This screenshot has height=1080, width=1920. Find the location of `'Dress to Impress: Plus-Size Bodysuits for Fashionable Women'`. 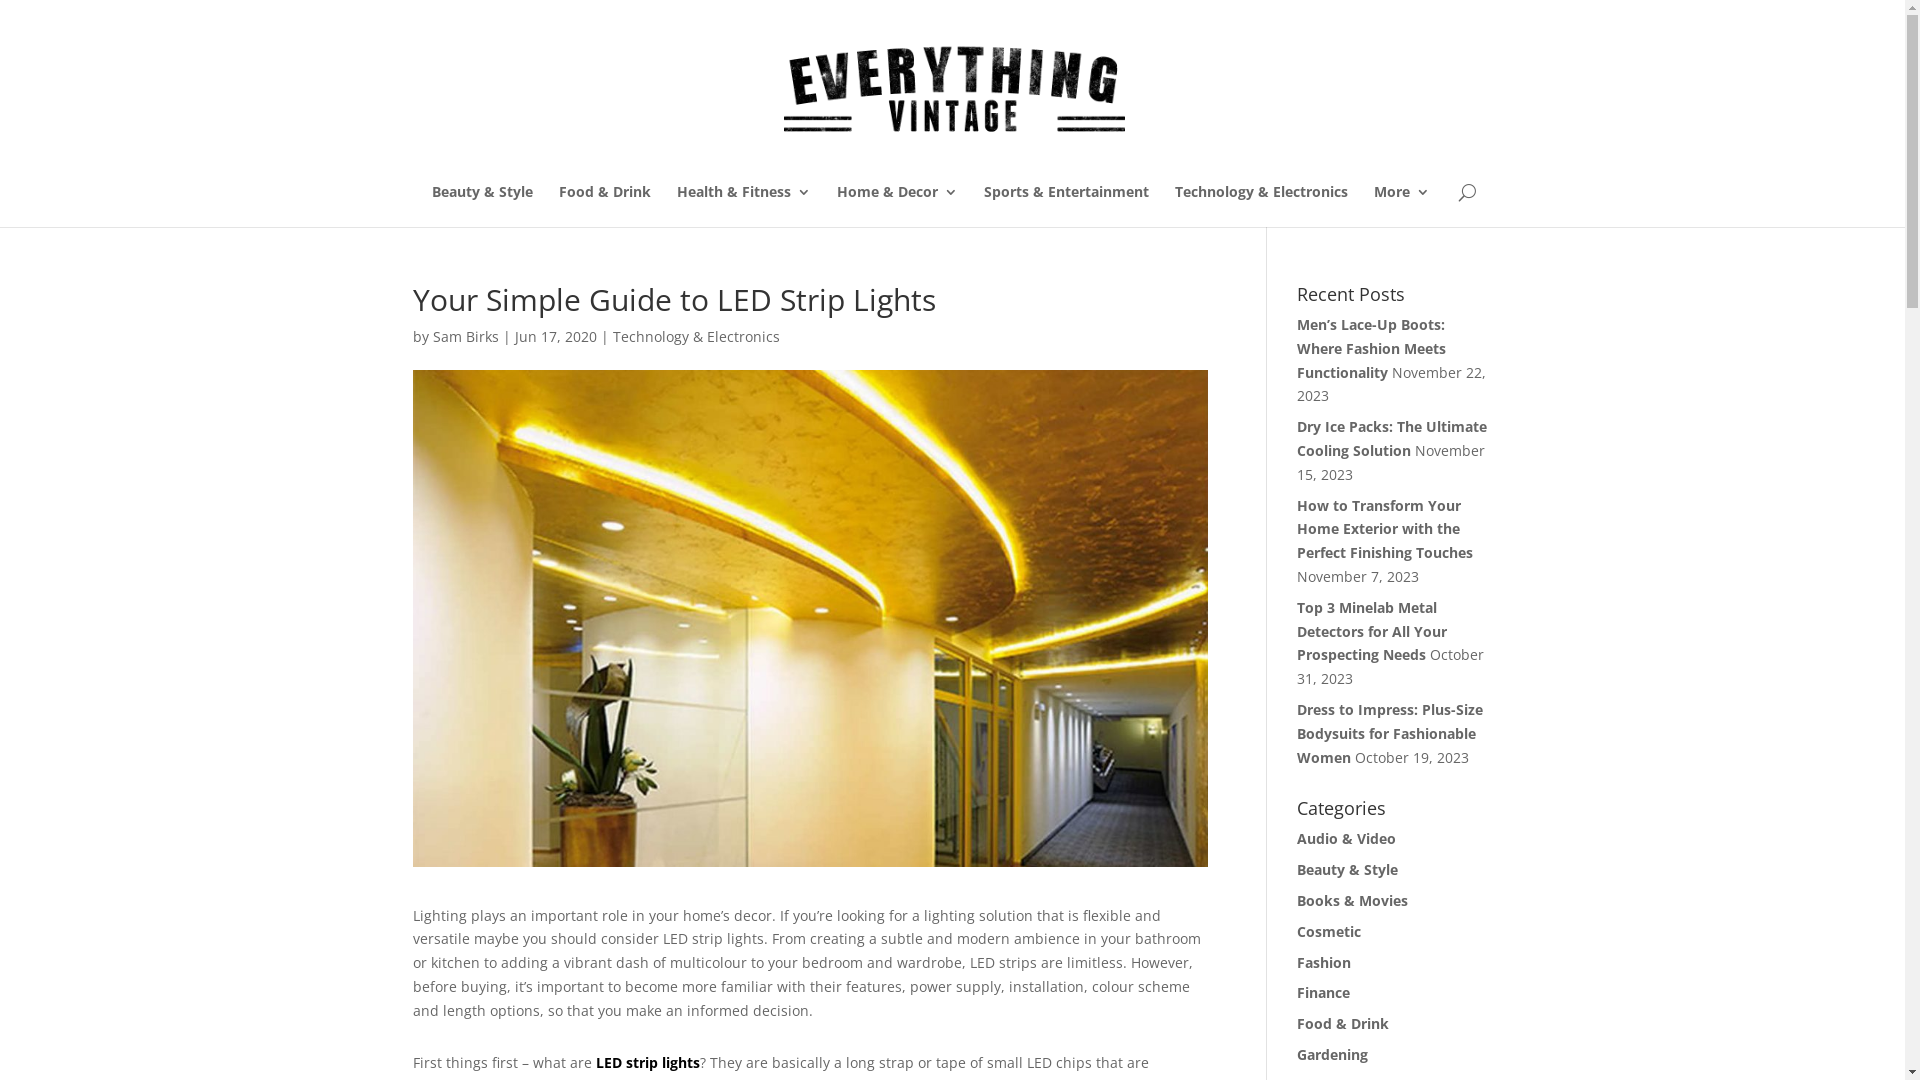

'Dress to Impress: Plus-Size Bodysuits for Fashionable Women' is located at coordinates (1389, 733).